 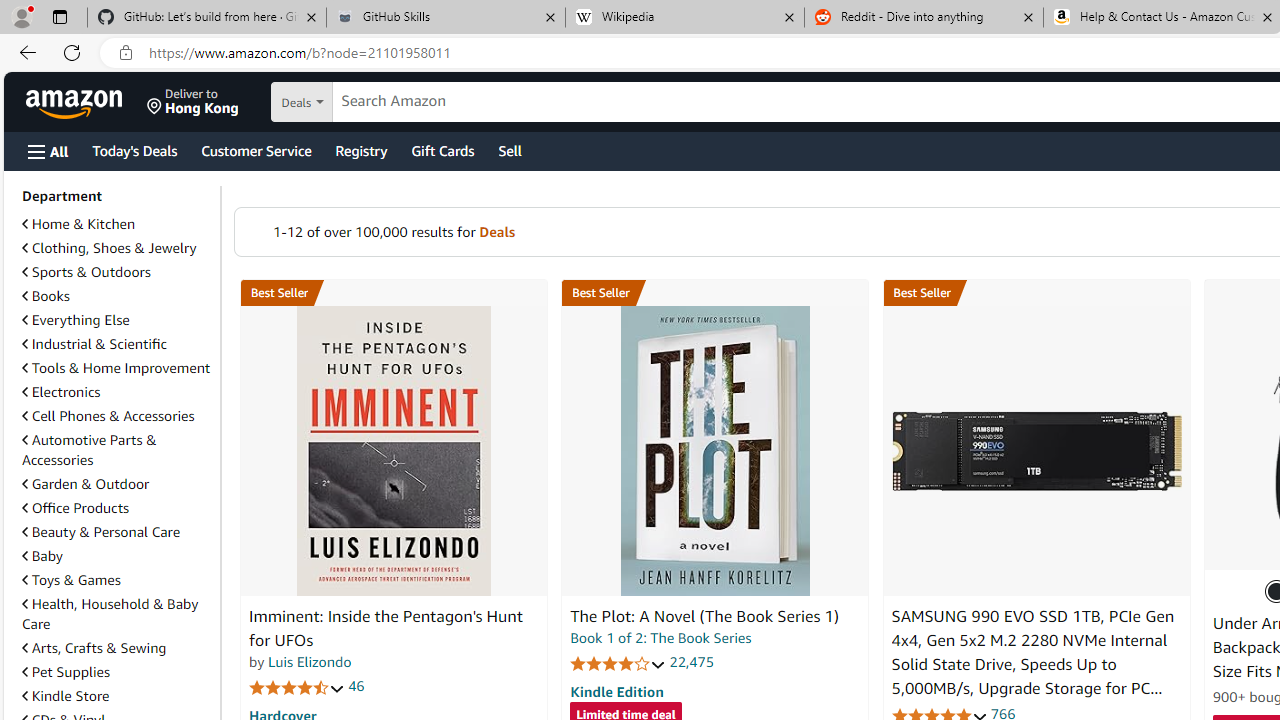 What do you see at coordinates (116, 579) in the screenshot?
I see `'Toys & Games'` at bounding box center [116, 579].